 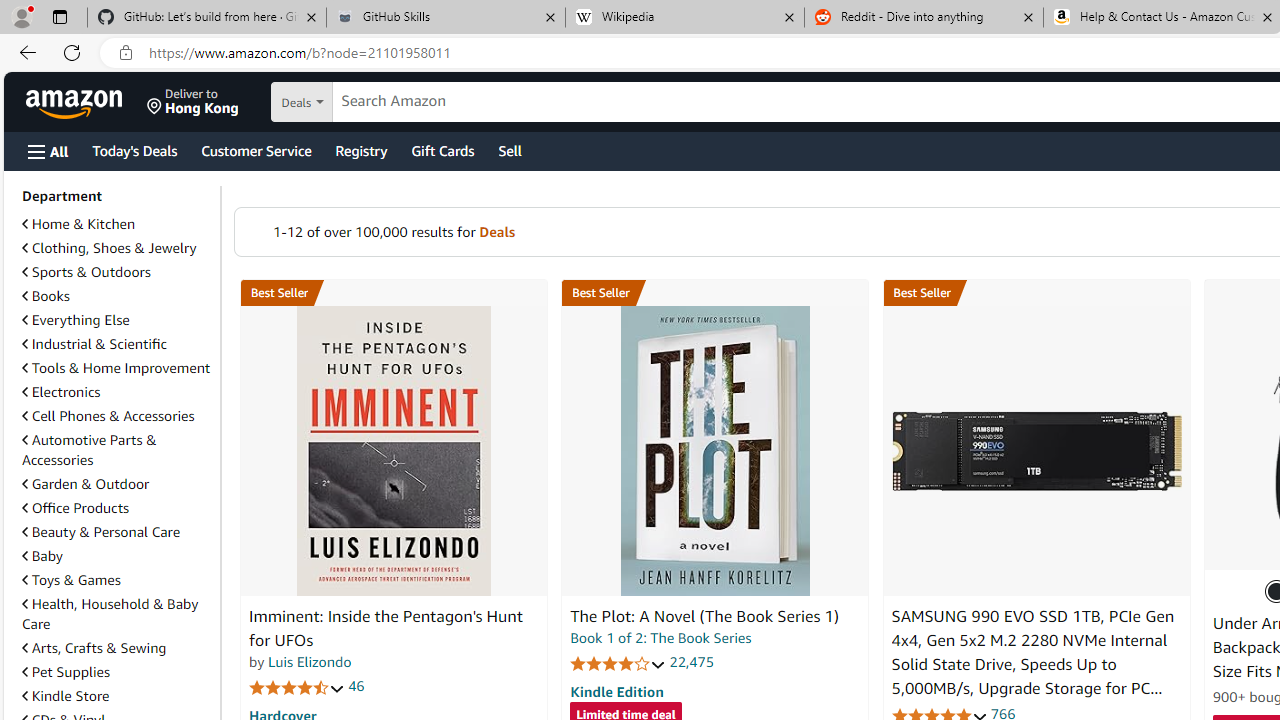 What do you see at coordinates (116, 579) in the screenshot?
I see `'Toys & Games'` at bounding box center [116, 579].